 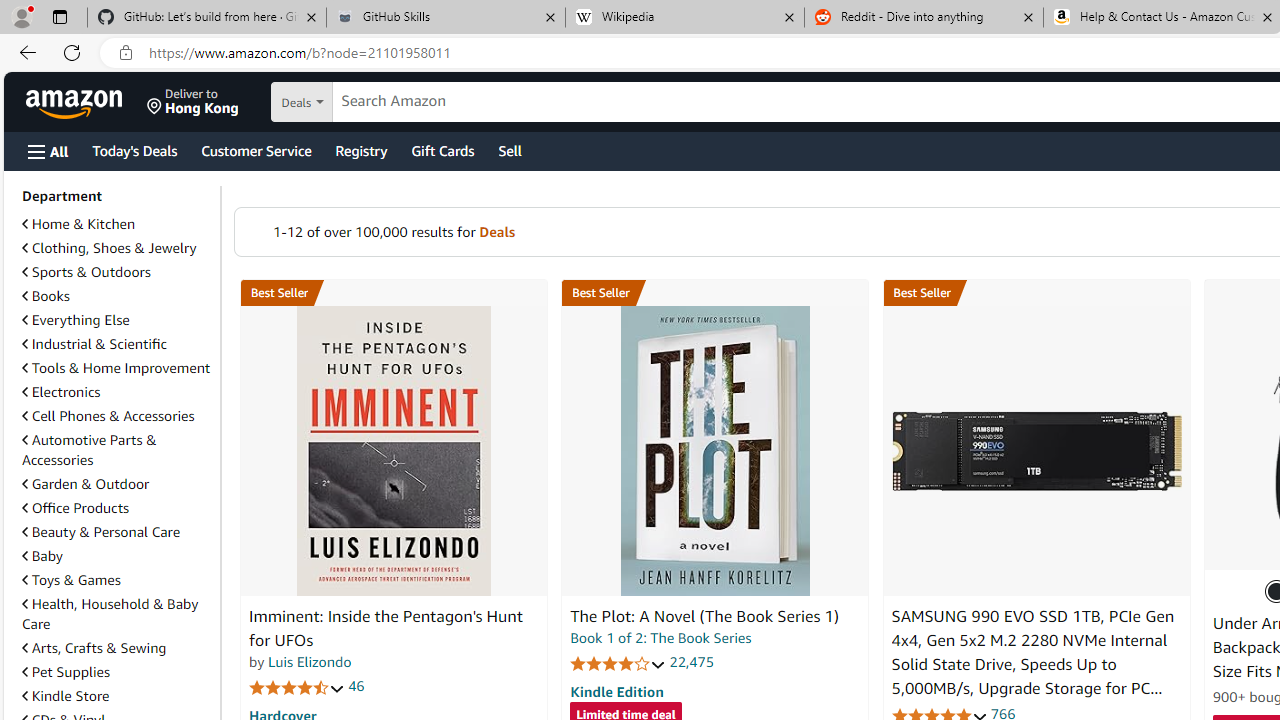 What do you see at coordinates (116, 579) in the screenshot?
I see `'Toys & Games'` at bounding box center [116, 579].